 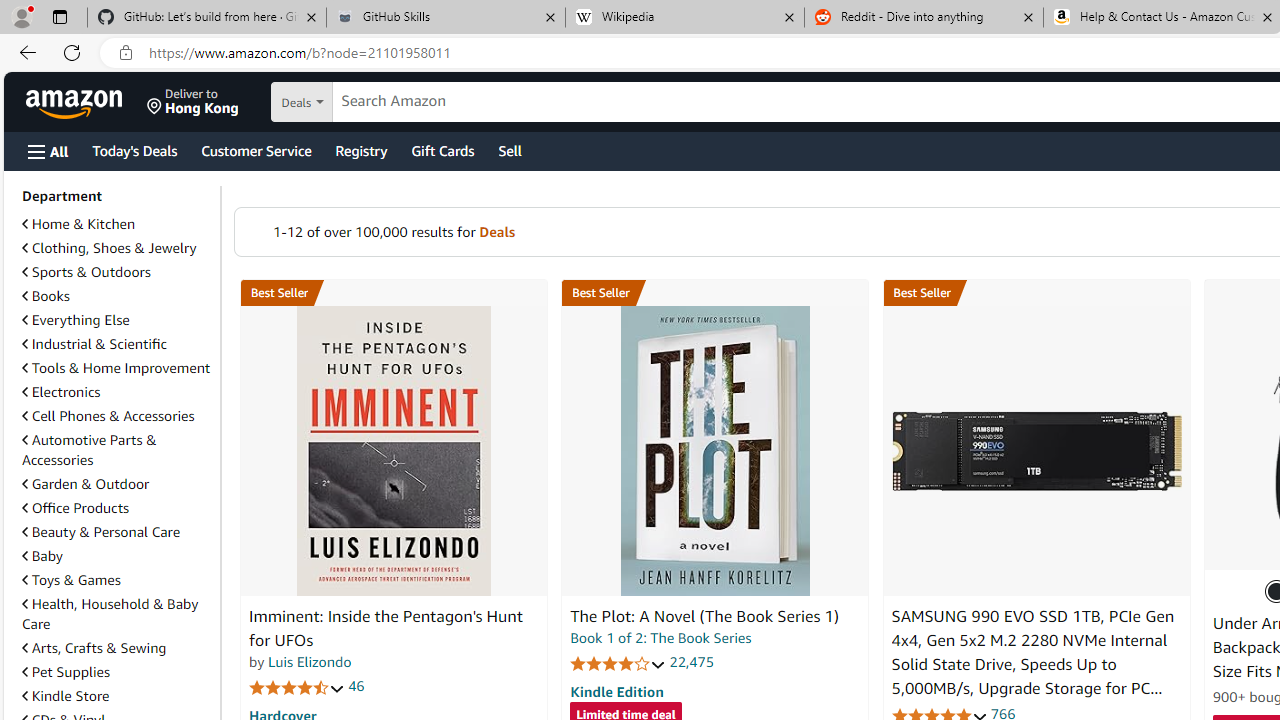 What do you see at coordinates (116, 579) in the screenshot?
I see `'Toys & Games'` at bounding box center [116, 579].